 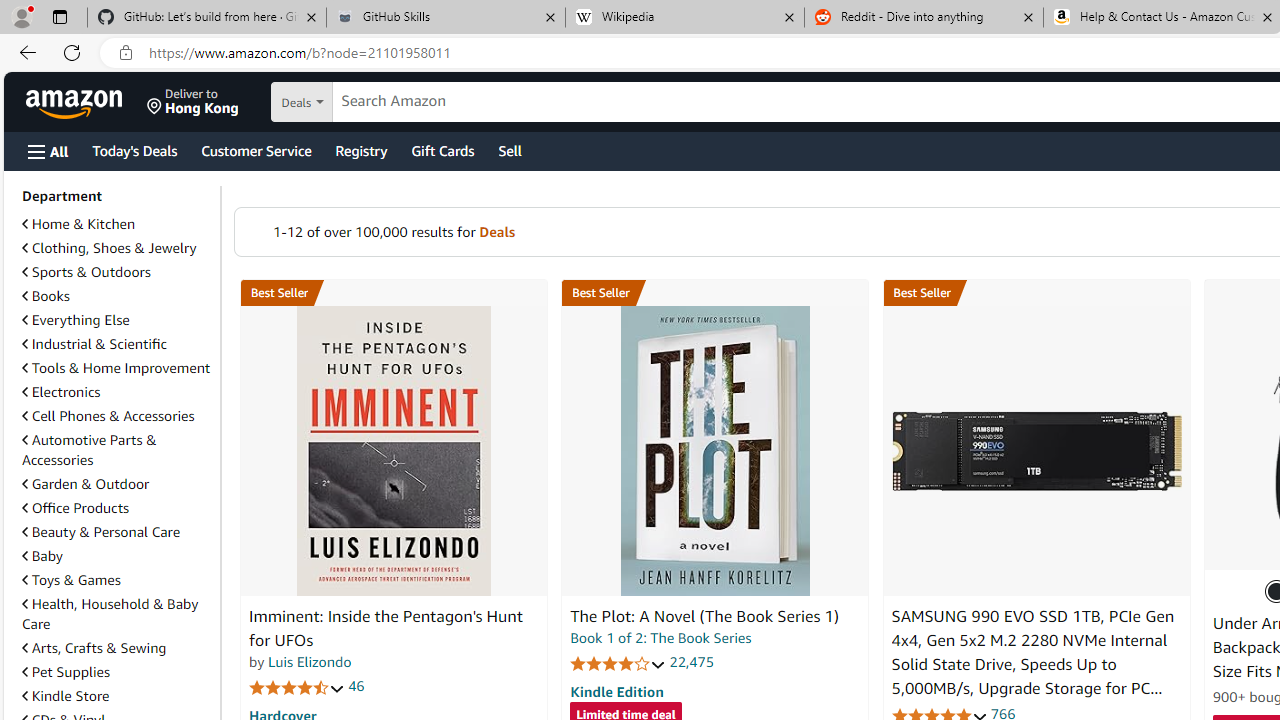 What do you see at coordinates (116, 579) in the screenshot?
I see `'Toys & Games'` at bounding box center [116, 579].